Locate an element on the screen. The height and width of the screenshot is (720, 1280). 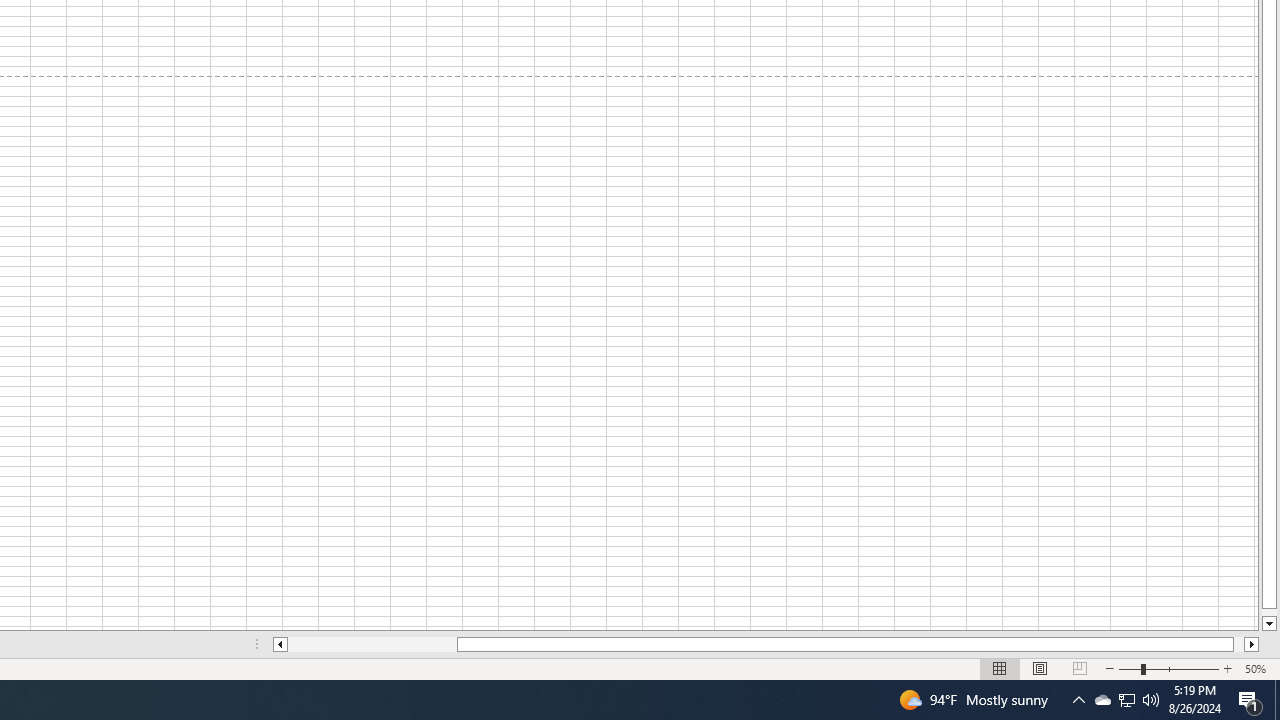
'Zoom In' is located at coordinates (1226, 669).